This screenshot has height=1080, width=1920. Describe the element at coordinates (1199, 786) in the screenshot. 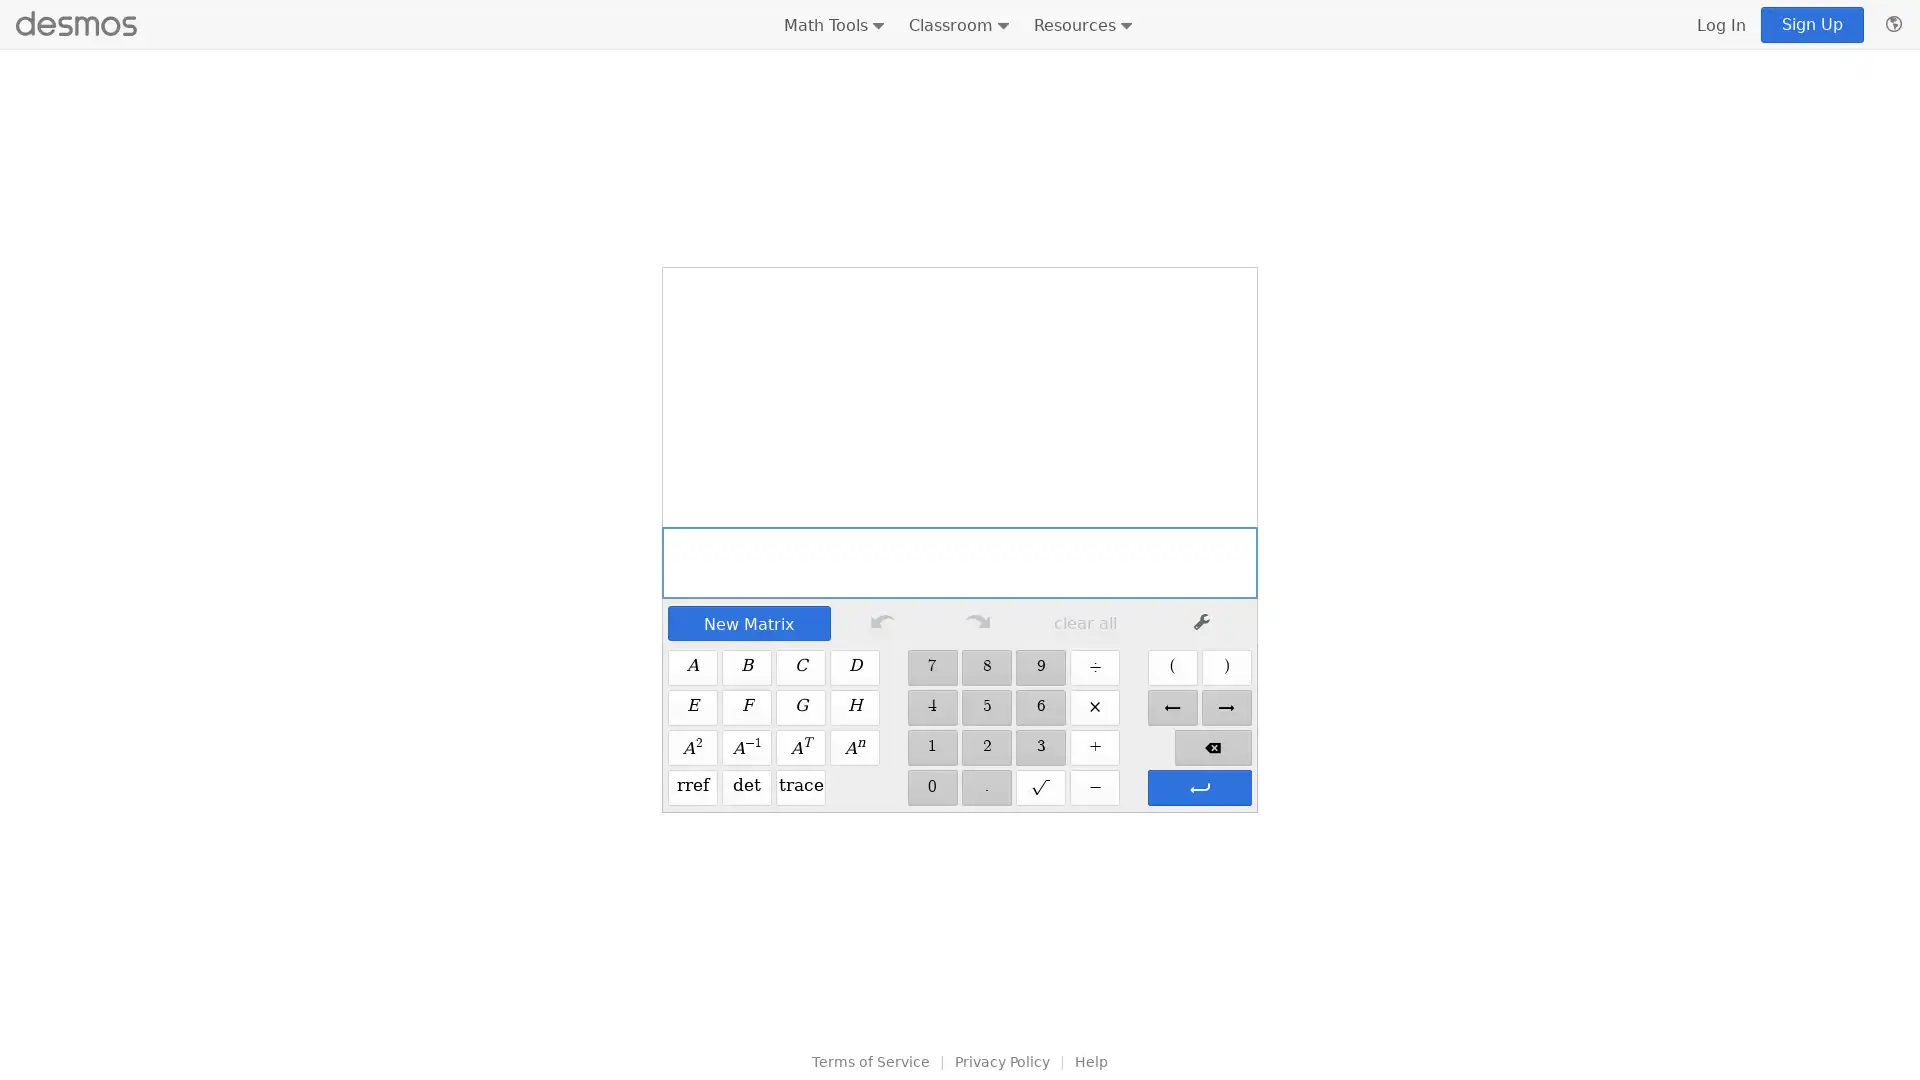

I see `Enter` at that location.